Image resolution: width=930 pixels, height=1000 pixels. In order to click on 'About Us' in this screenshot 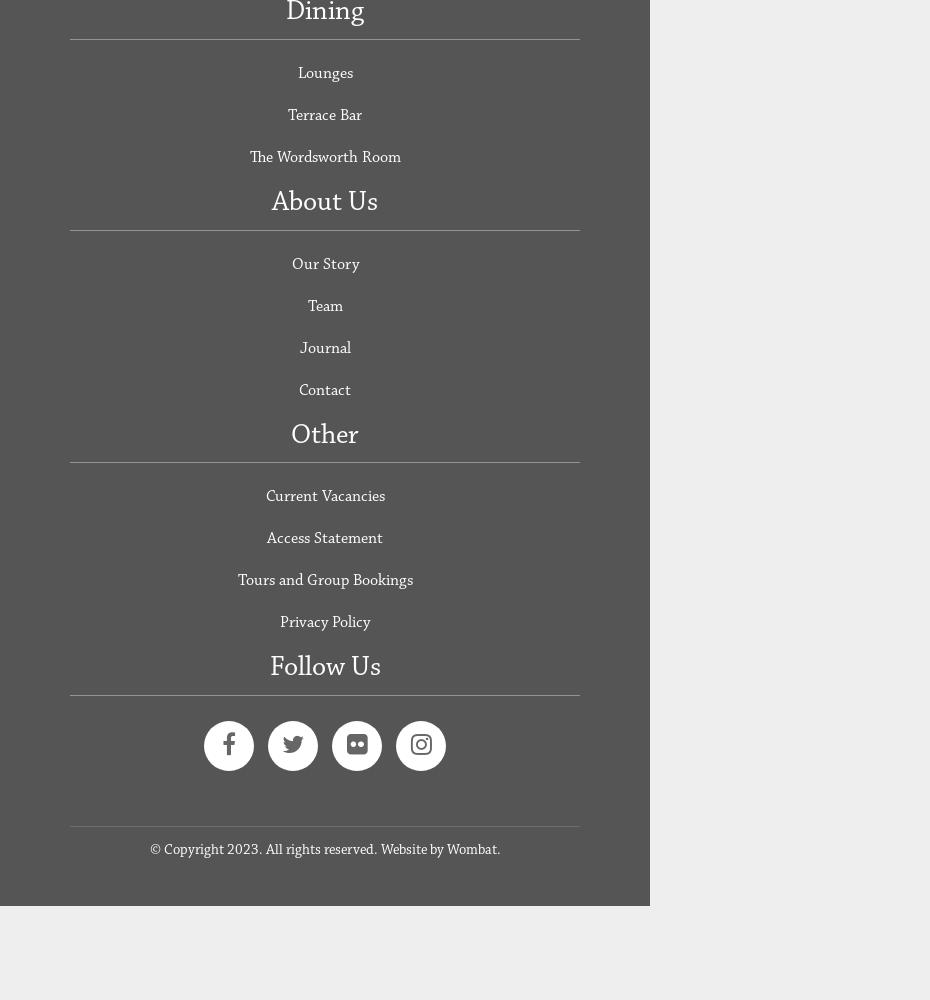, I will do `click(324, 200)`.